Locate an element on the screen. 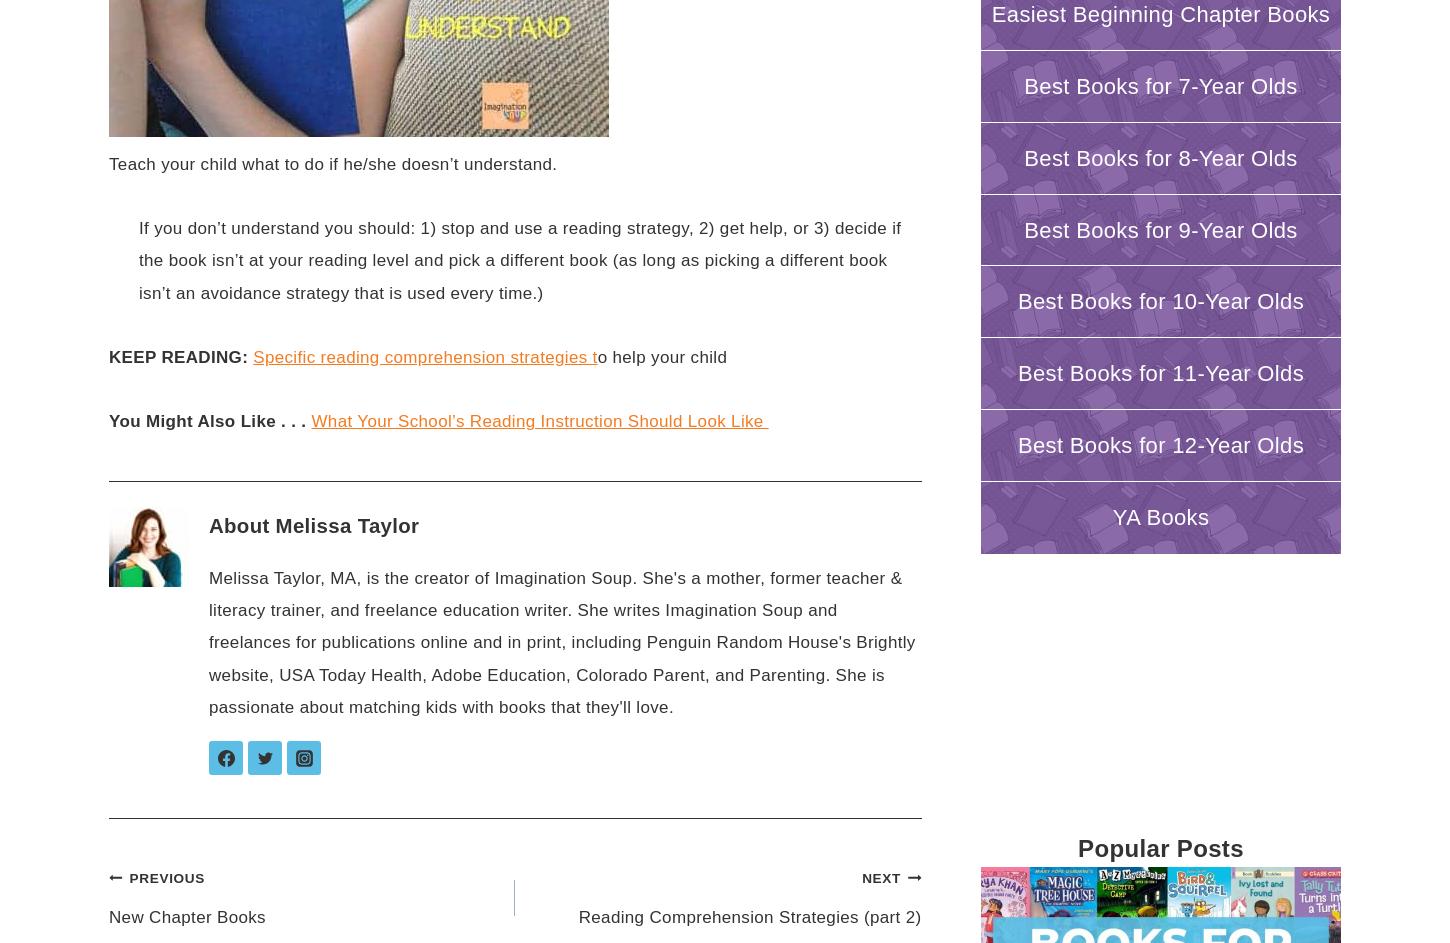 This screenshot has height=943, width=1450. 'Best Books for 8-Year Olds​' is located at coordinates (1159, 157).